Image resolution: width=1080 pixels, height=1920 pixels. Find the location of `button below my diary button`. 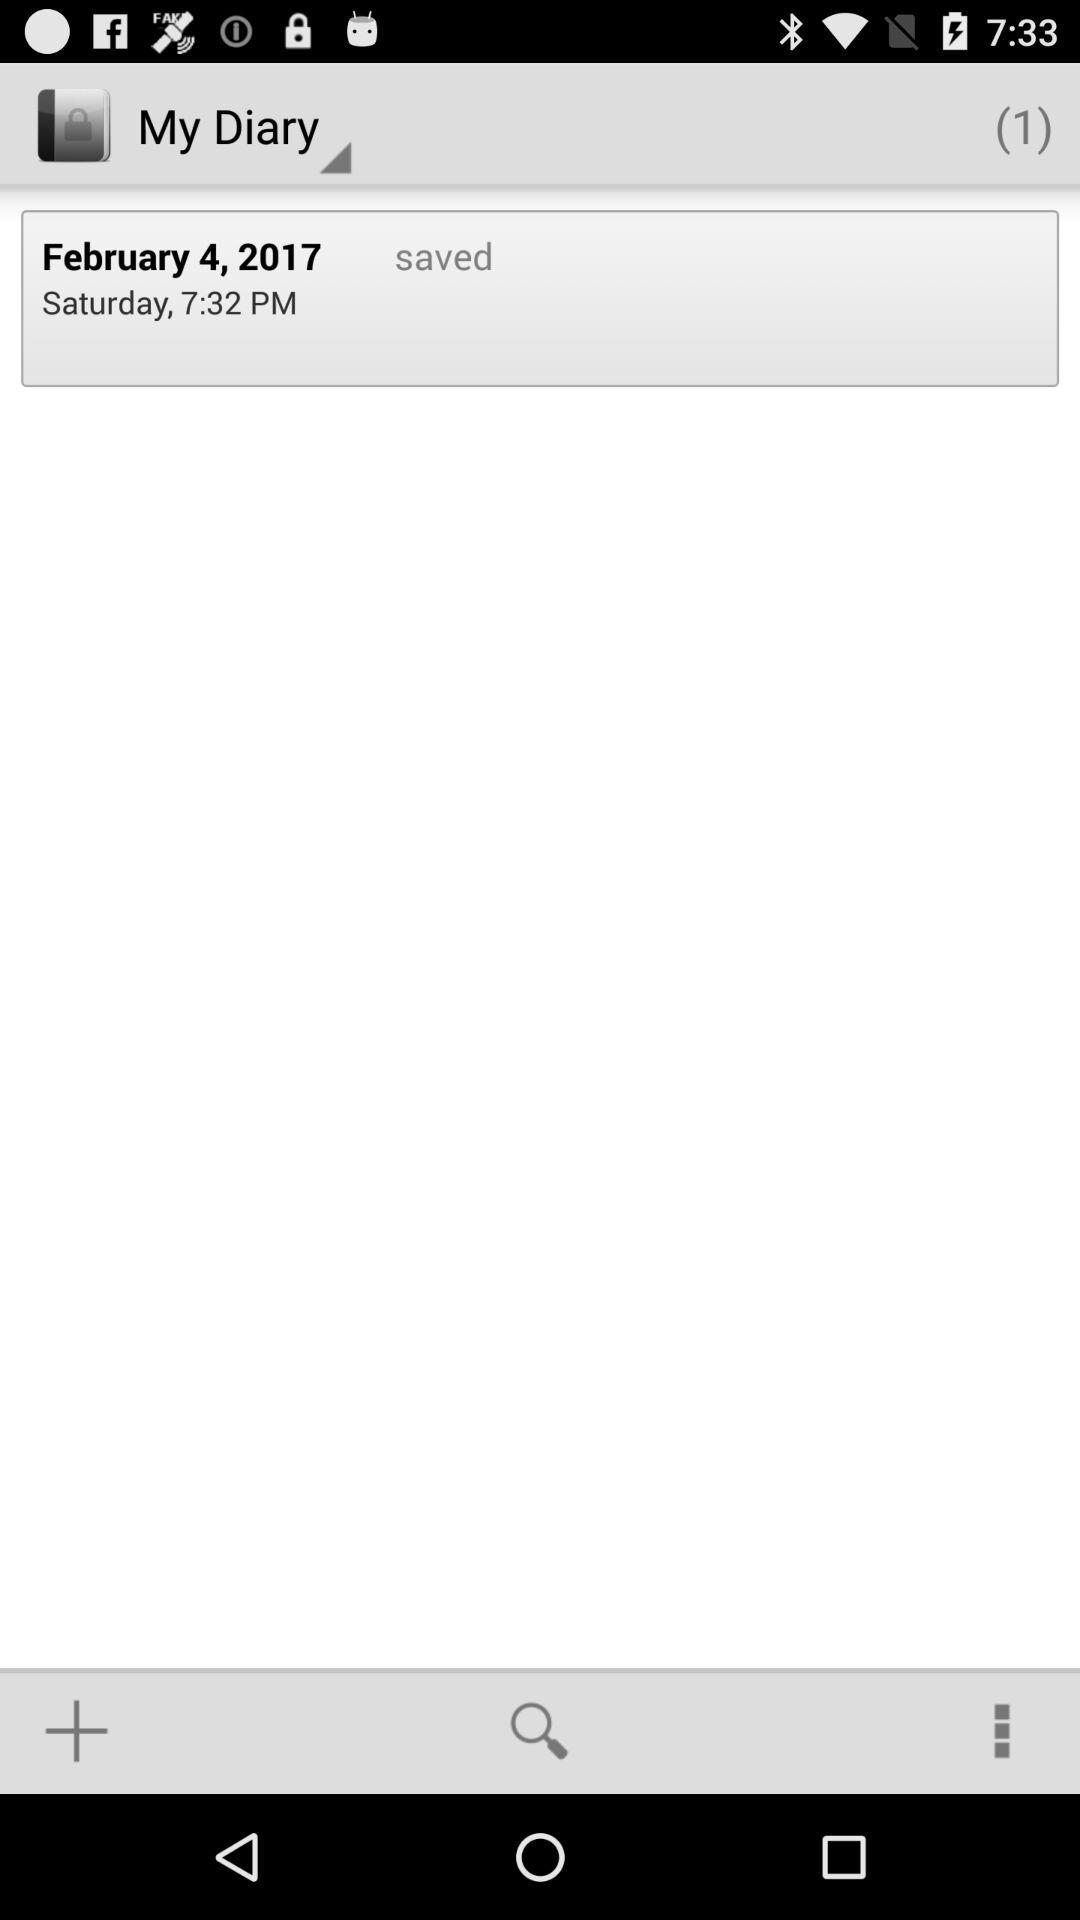

button below my diary button is located at coordinates (197, 254).